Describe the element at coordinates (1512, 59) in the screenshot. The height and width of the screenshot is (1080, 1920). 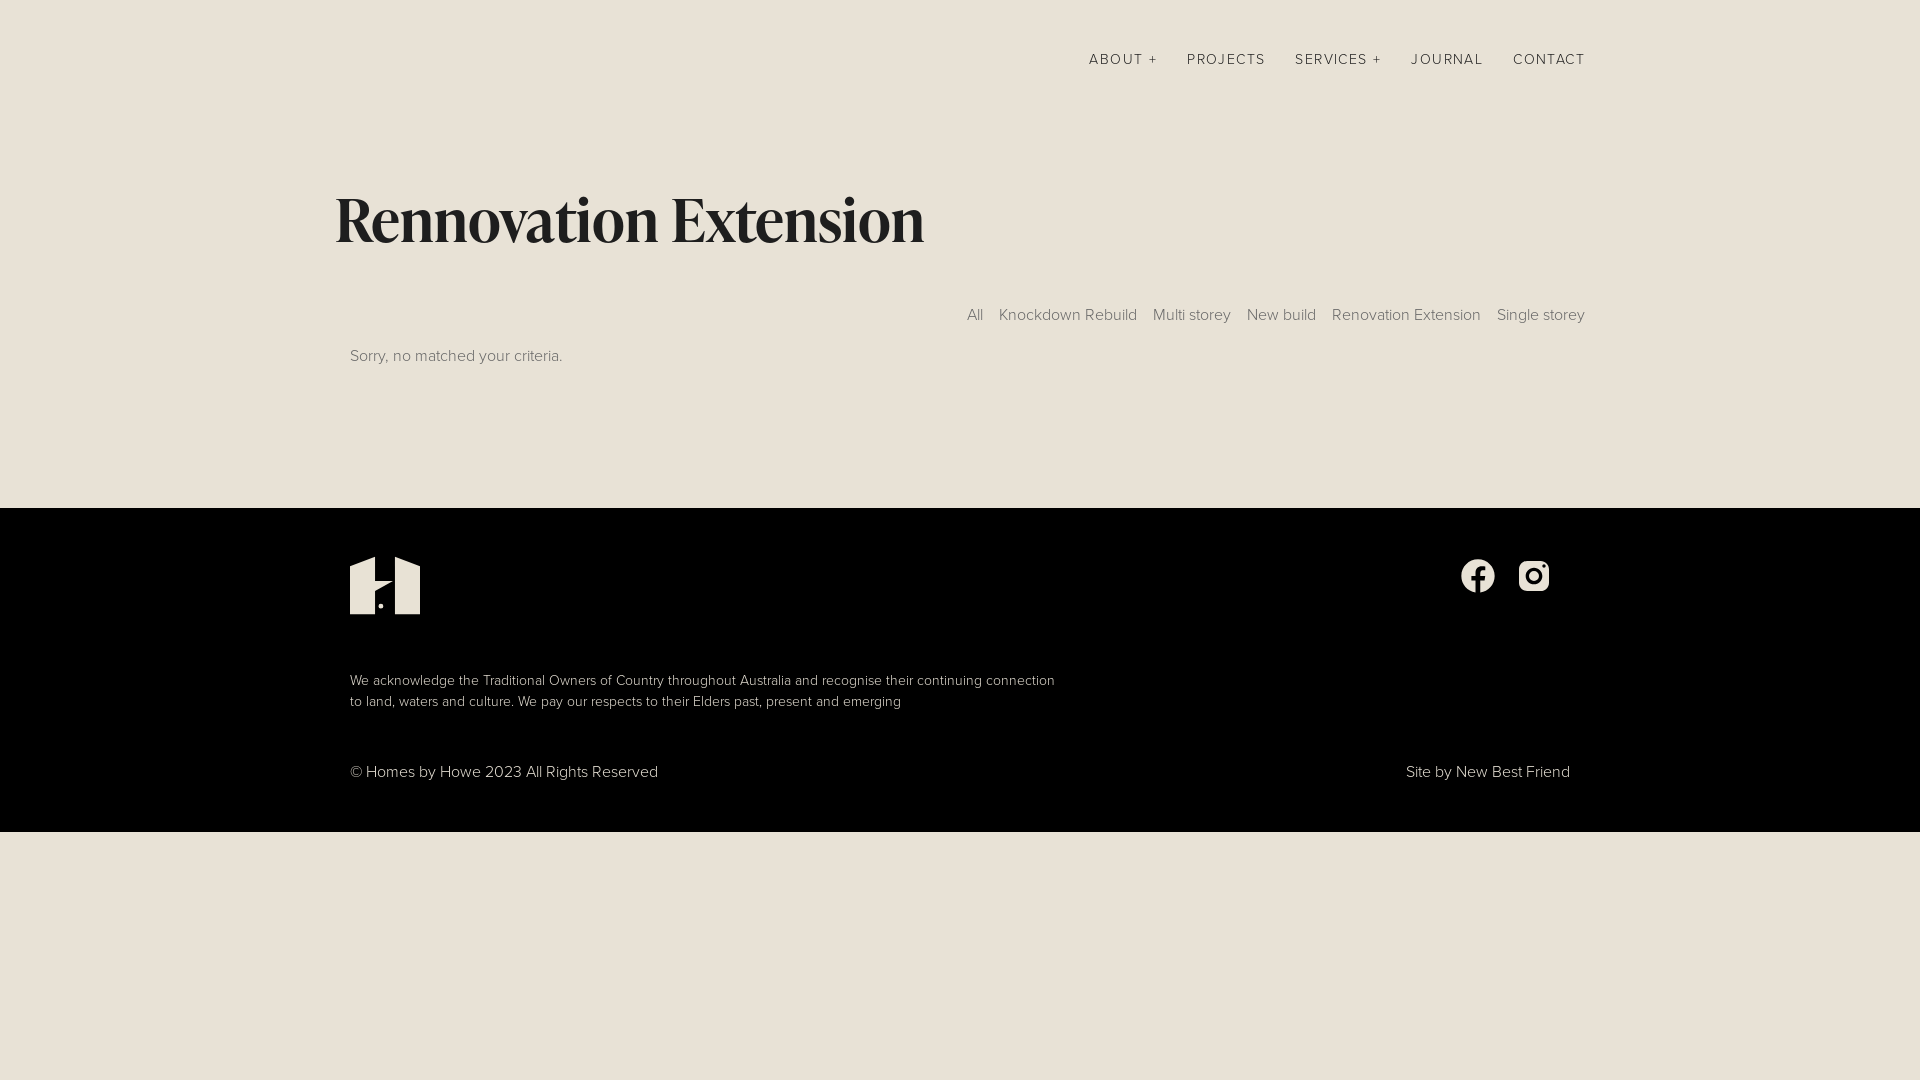
I see `'CONTACT'` at that location.